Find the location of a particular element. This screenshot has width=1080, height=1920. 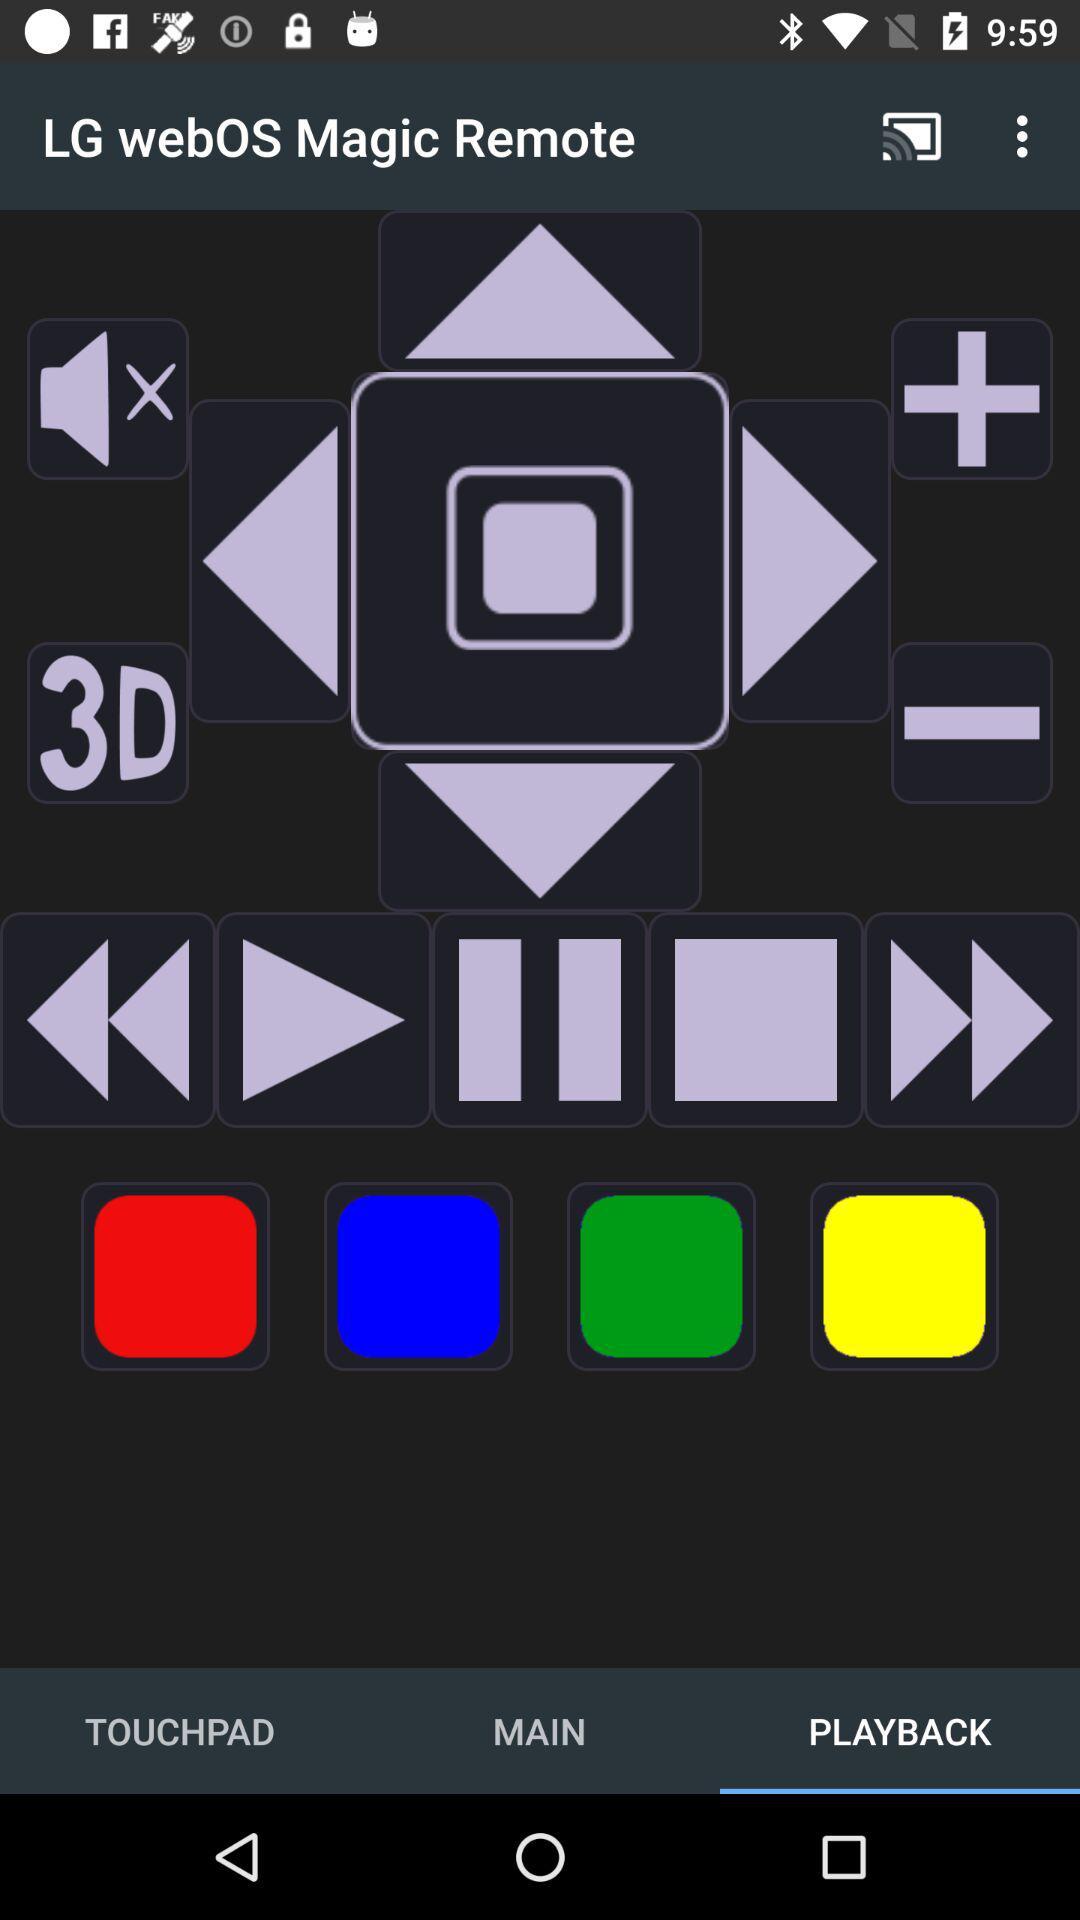

the pause icon is located at coordinates (540, 1019).